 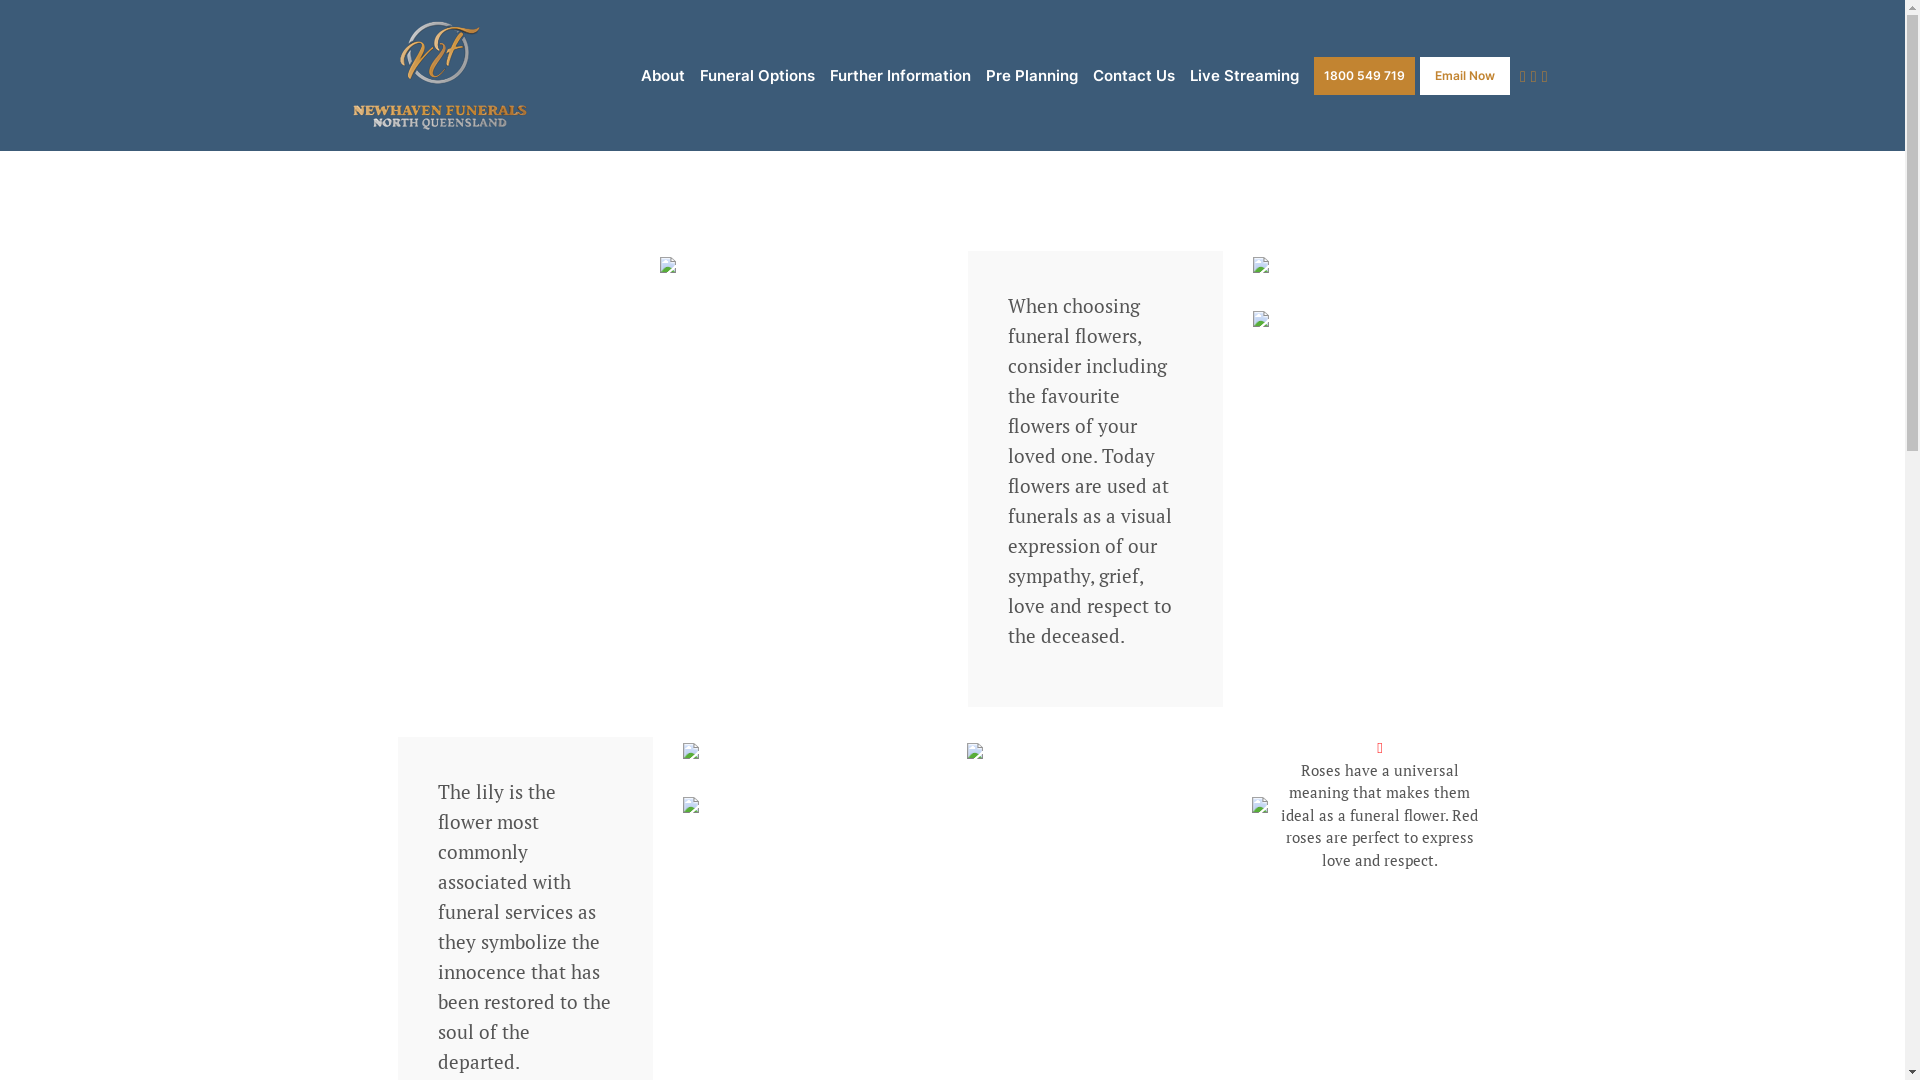 I want to click on 'Funeral Options', so click(x=756, y=75).